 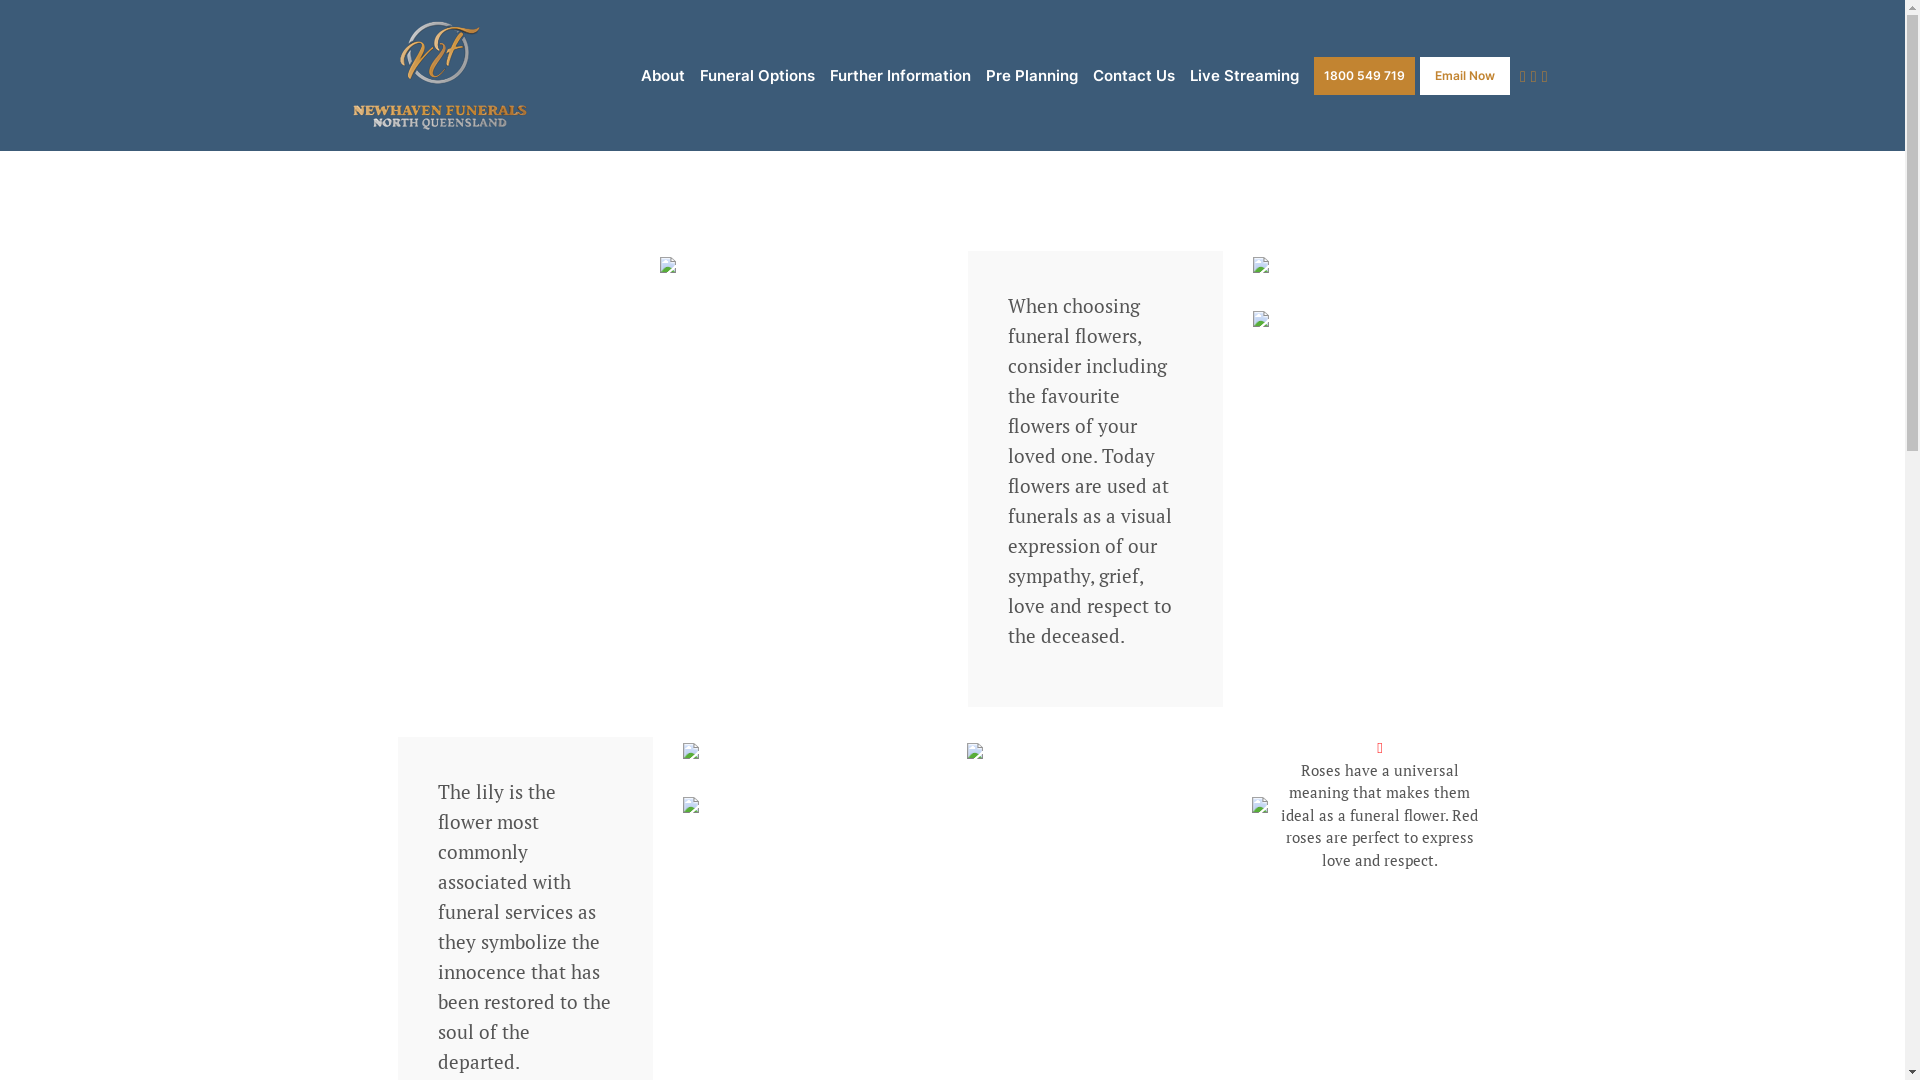 I want to click on 'Funeral Options', so click(x=756, y=75).